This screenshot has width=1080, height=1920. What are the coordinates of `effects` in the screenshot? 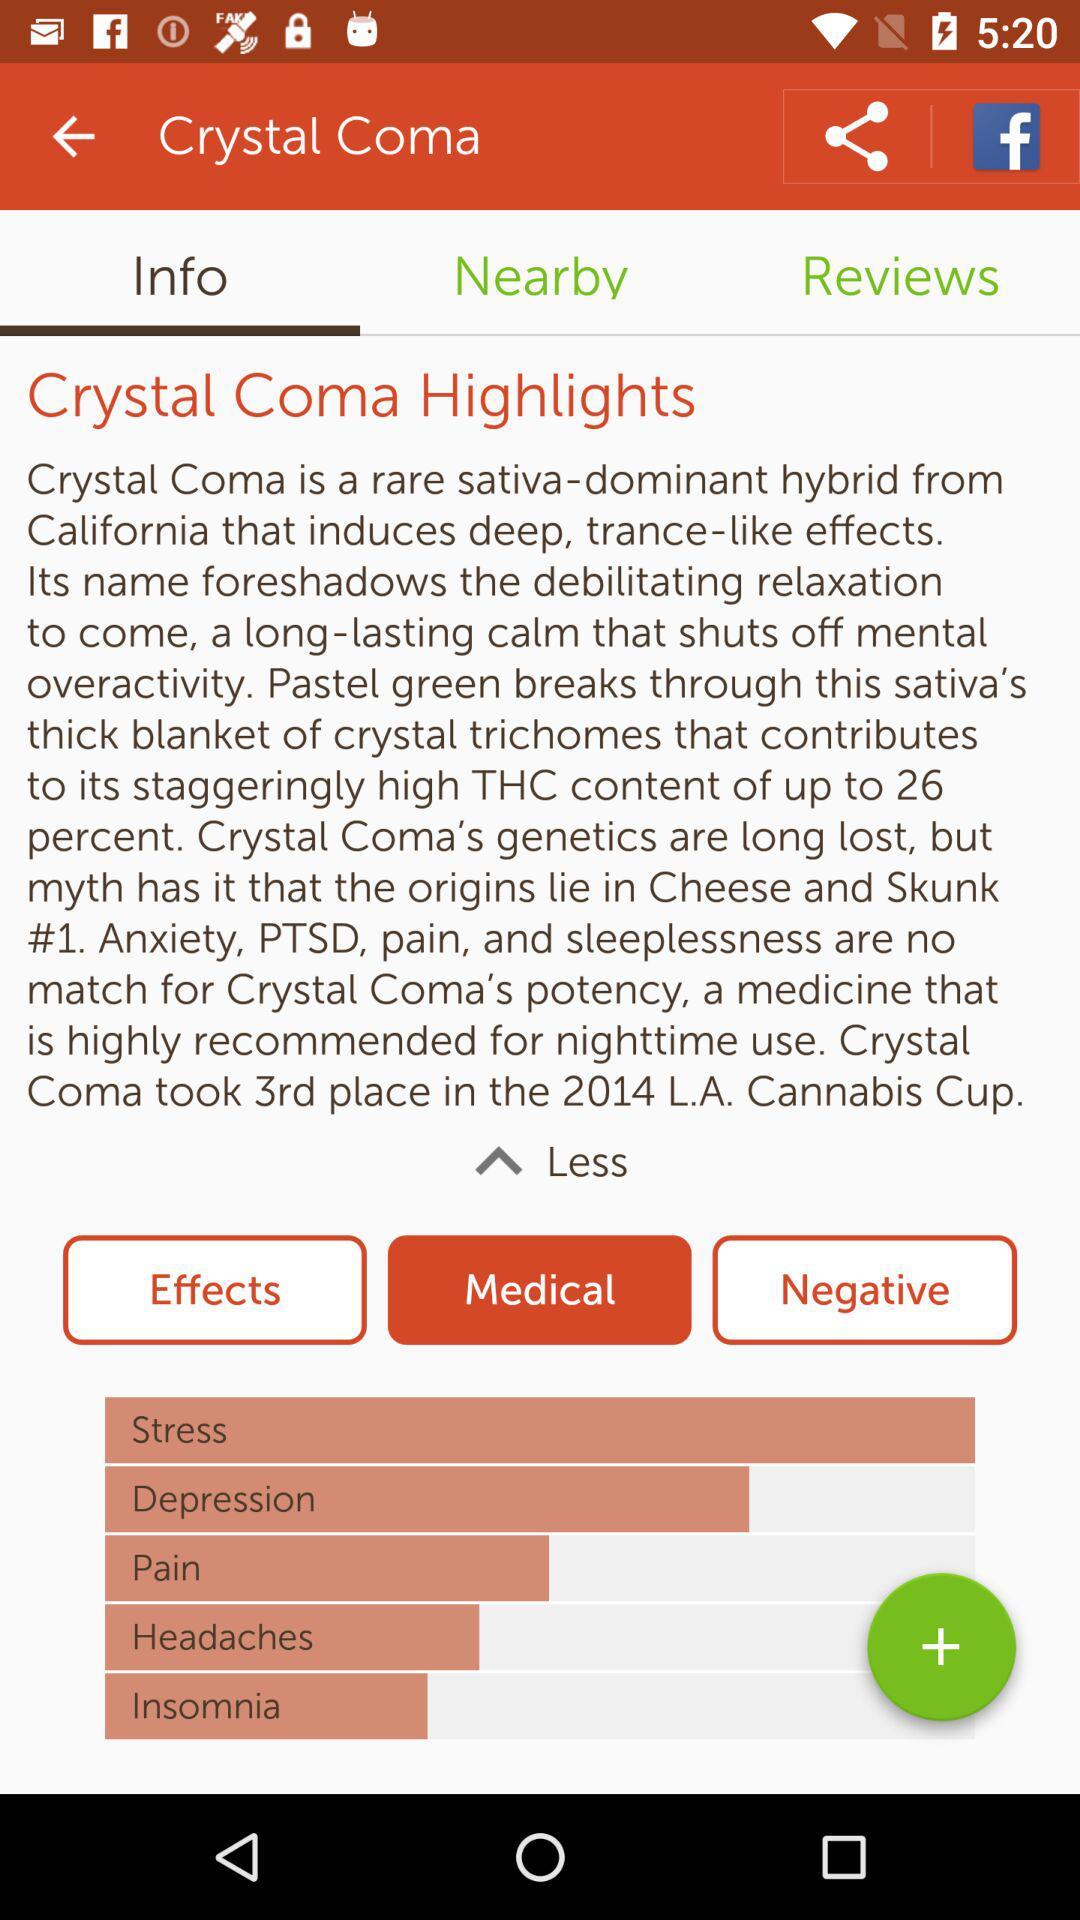 It's located at (215, 1290).